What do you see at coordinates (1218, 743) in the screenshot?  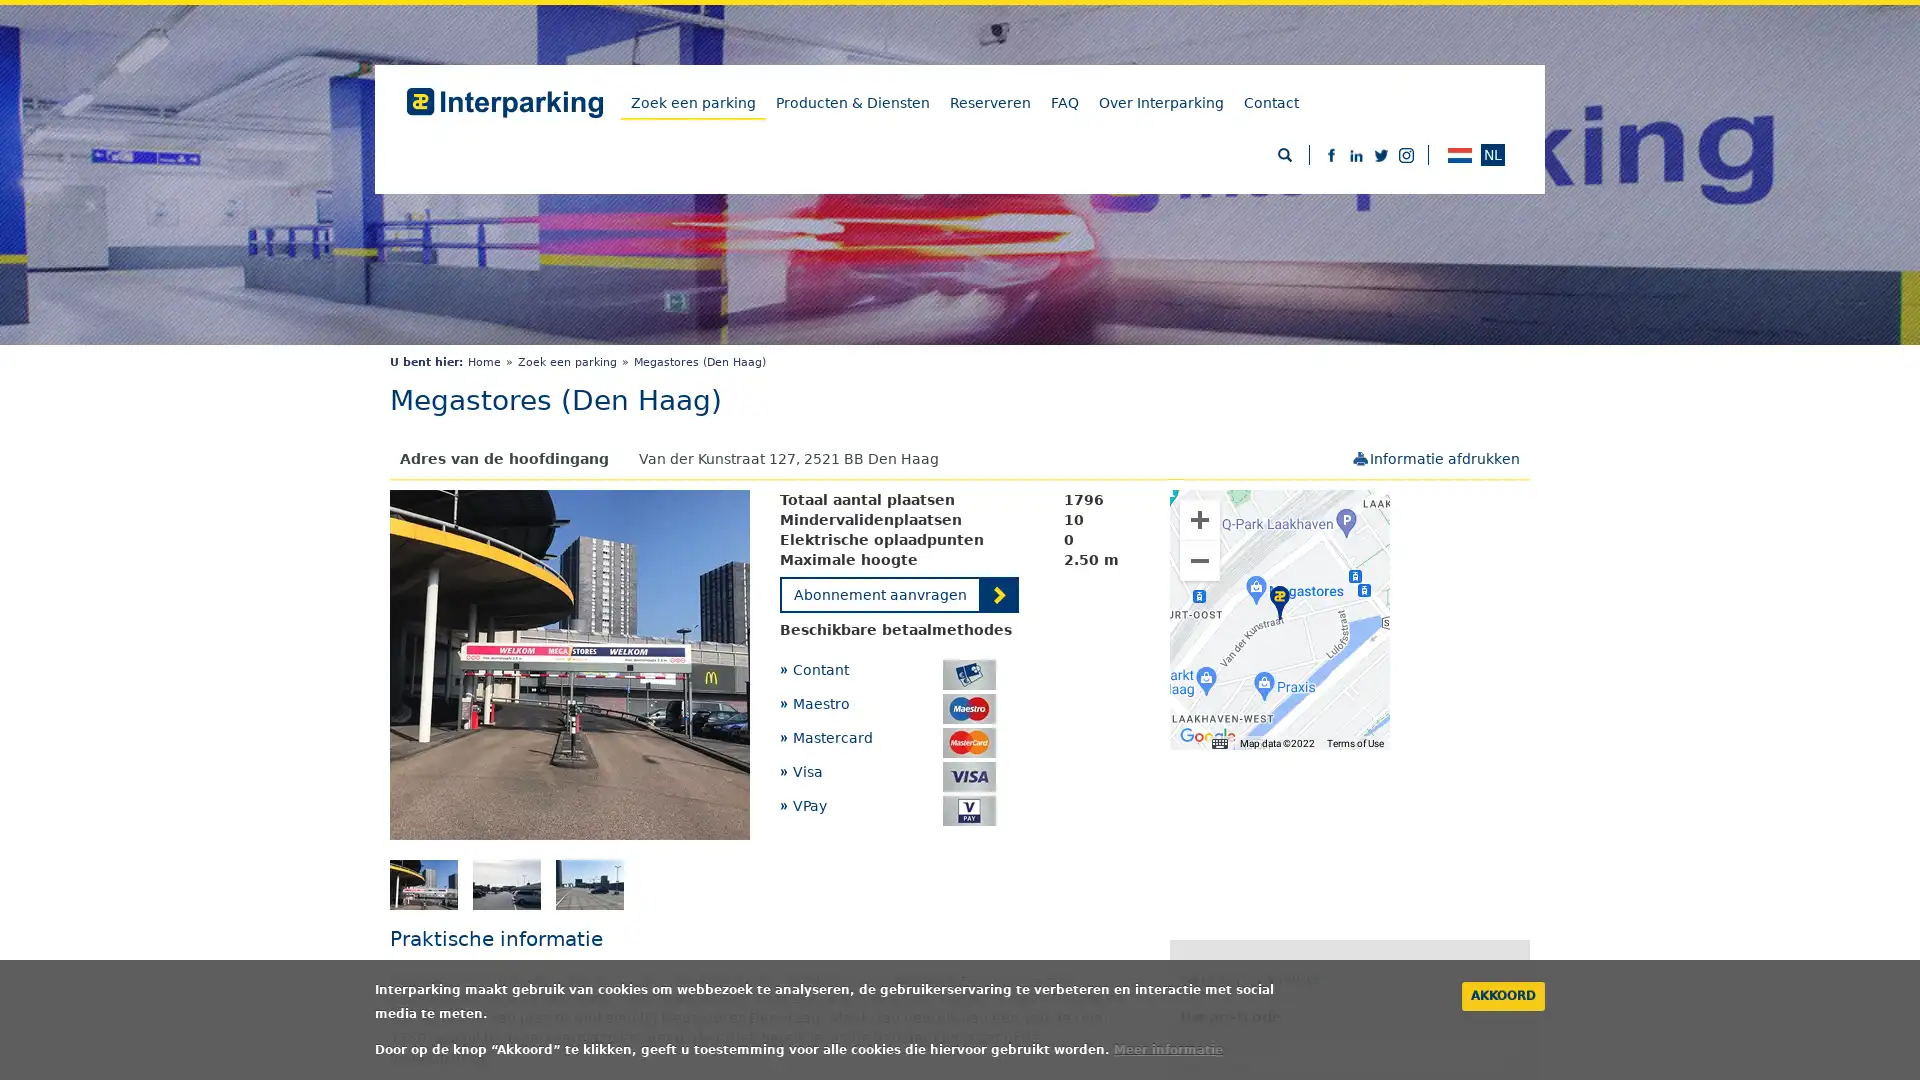 I see `Keyboard shortcuts` at bounding box center [1218, 743].